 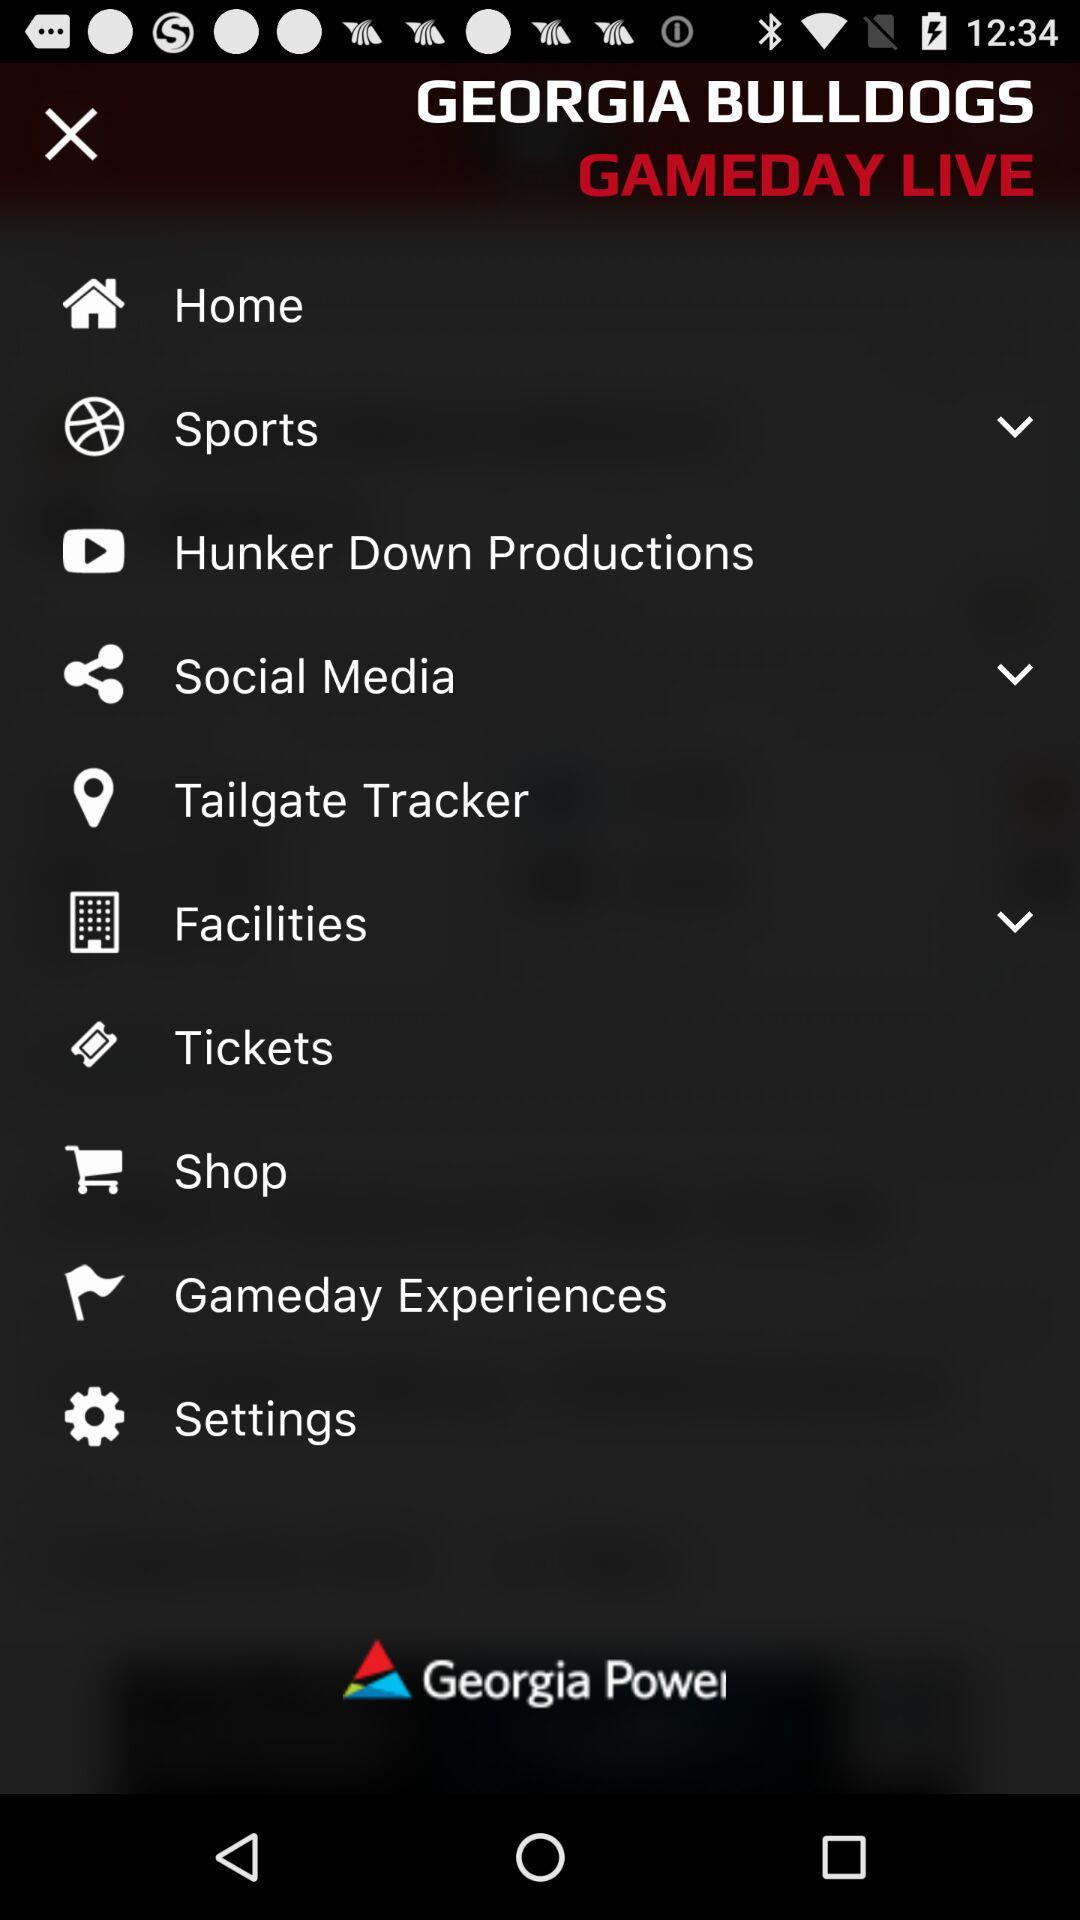 I want to click on georgia power, so click(x=538, y=1675).